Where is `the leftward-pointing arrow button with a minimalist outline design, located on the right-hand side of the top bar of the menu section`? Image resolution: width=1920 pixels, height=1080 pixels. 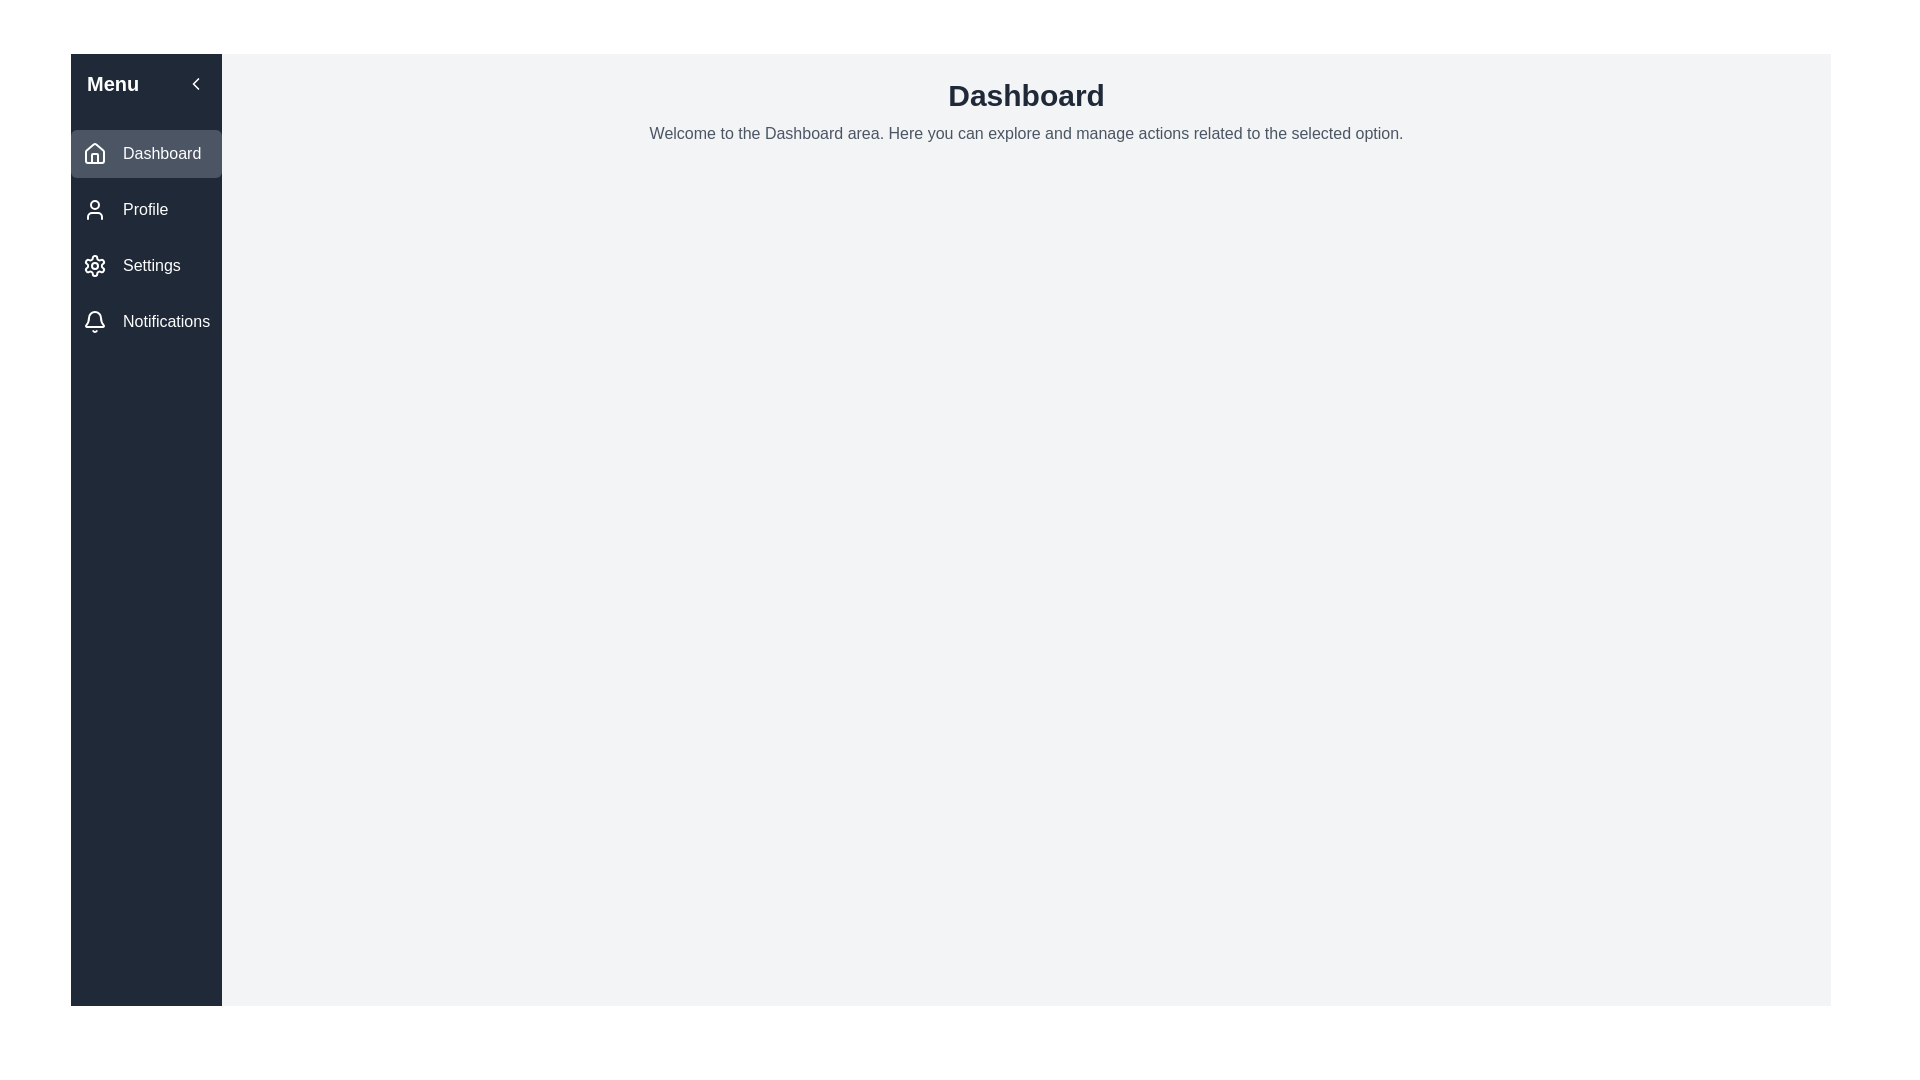
the leftward-pointing arrow button with a minimalist outline design, located on the right-hand side of the top bar of the menu section is located at coordinates (196, 83).